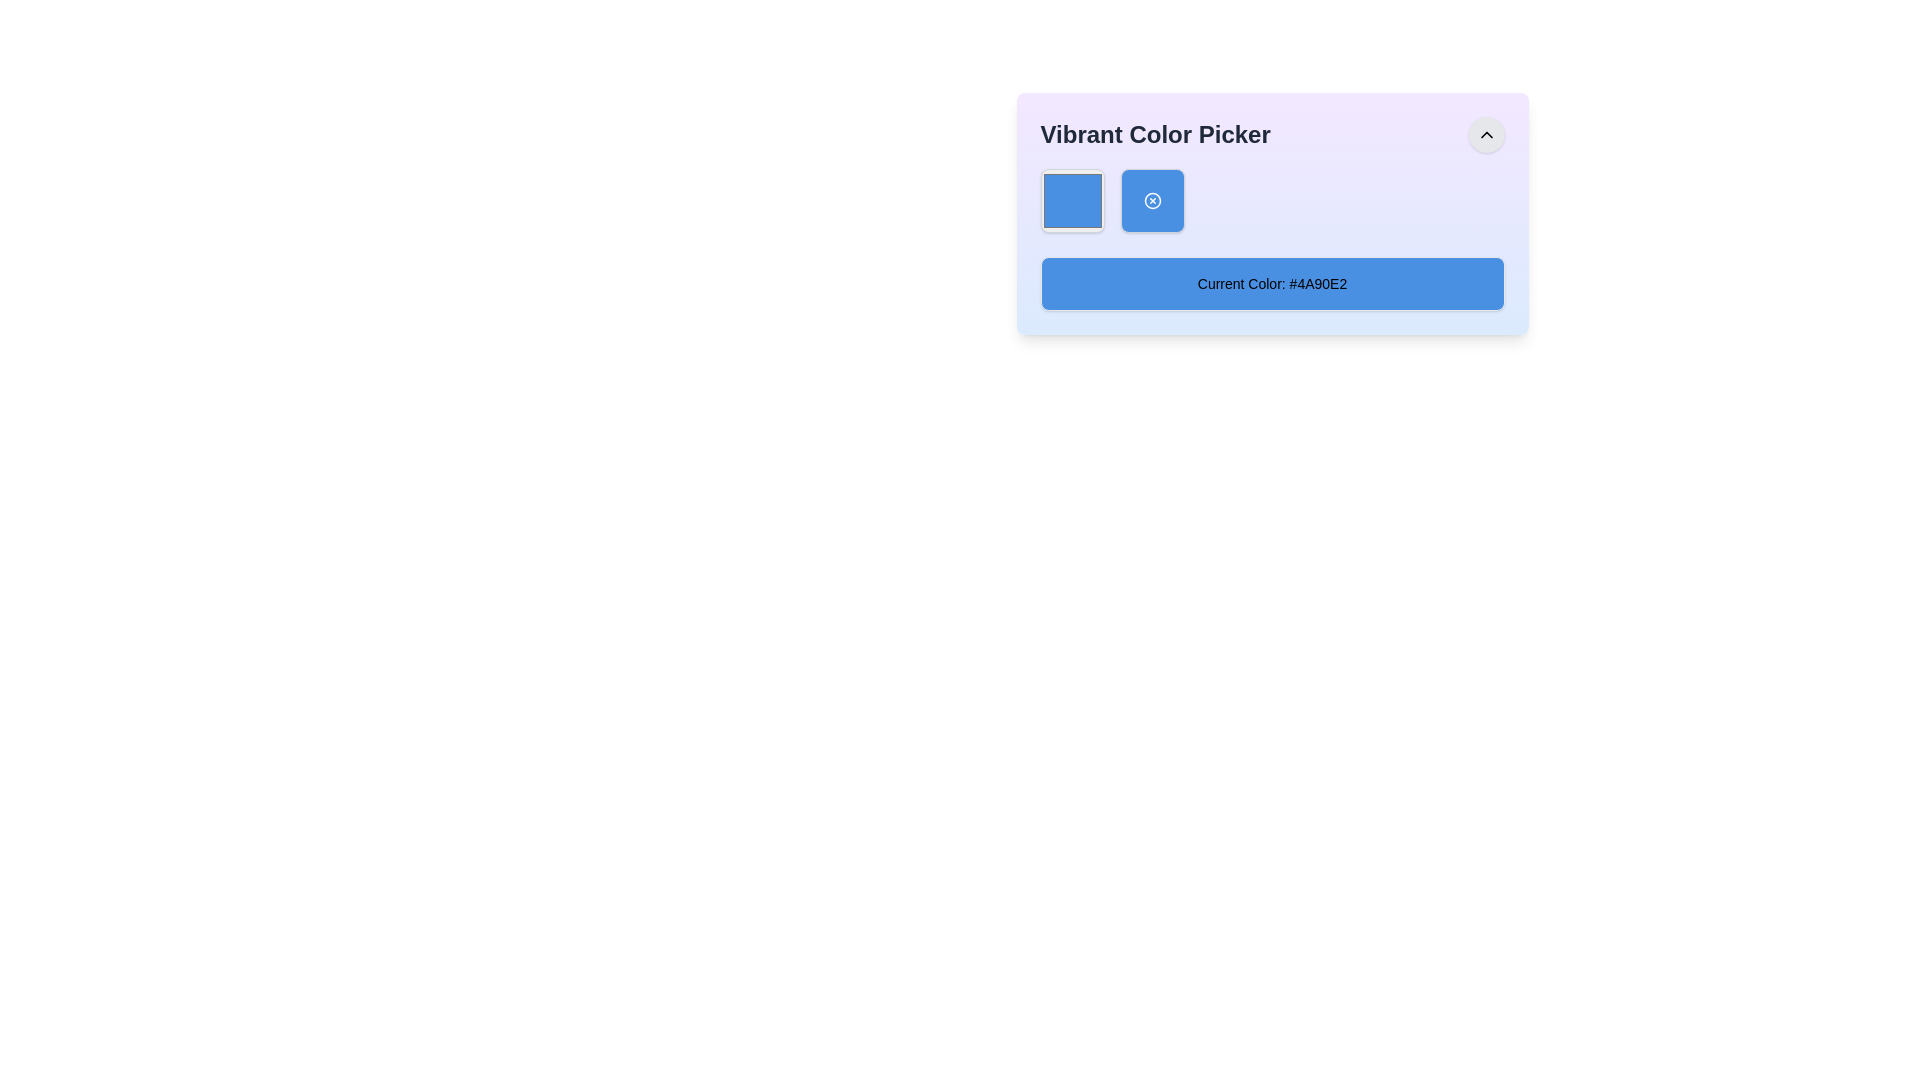 The image size is (1920, 1080). What do you see at coordinates (1152, 200) in the screenshot?
I see `the central circular Decorative icon within the blue button located at the second position from the left in the row of buttons underneath 'Vibrant Color Picker'` at bounding box center [1152, 200].